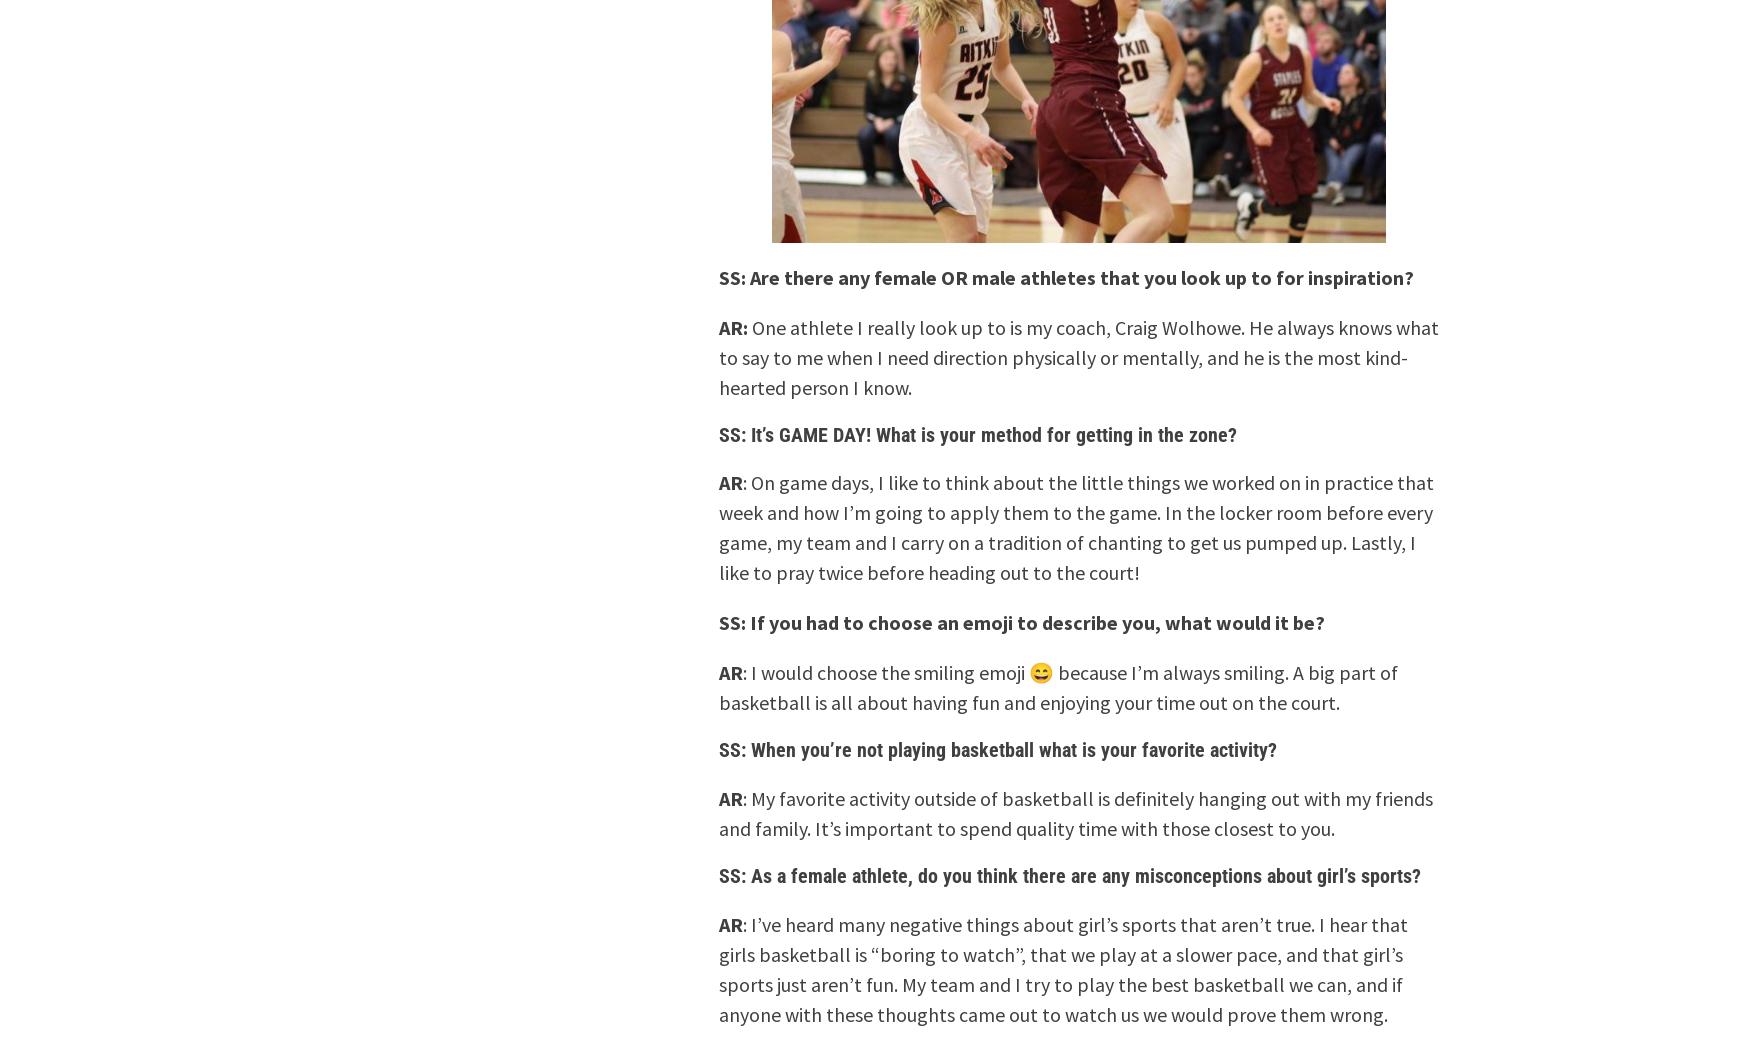 The width and height of the screenshot is (1750, 1040). What do you see at coordinates (1066, 275) in the screenshot?
I see `'SS: Are there any female OR male athletes that you look up to for inspiration?'` at bounding box center [1066, 275].